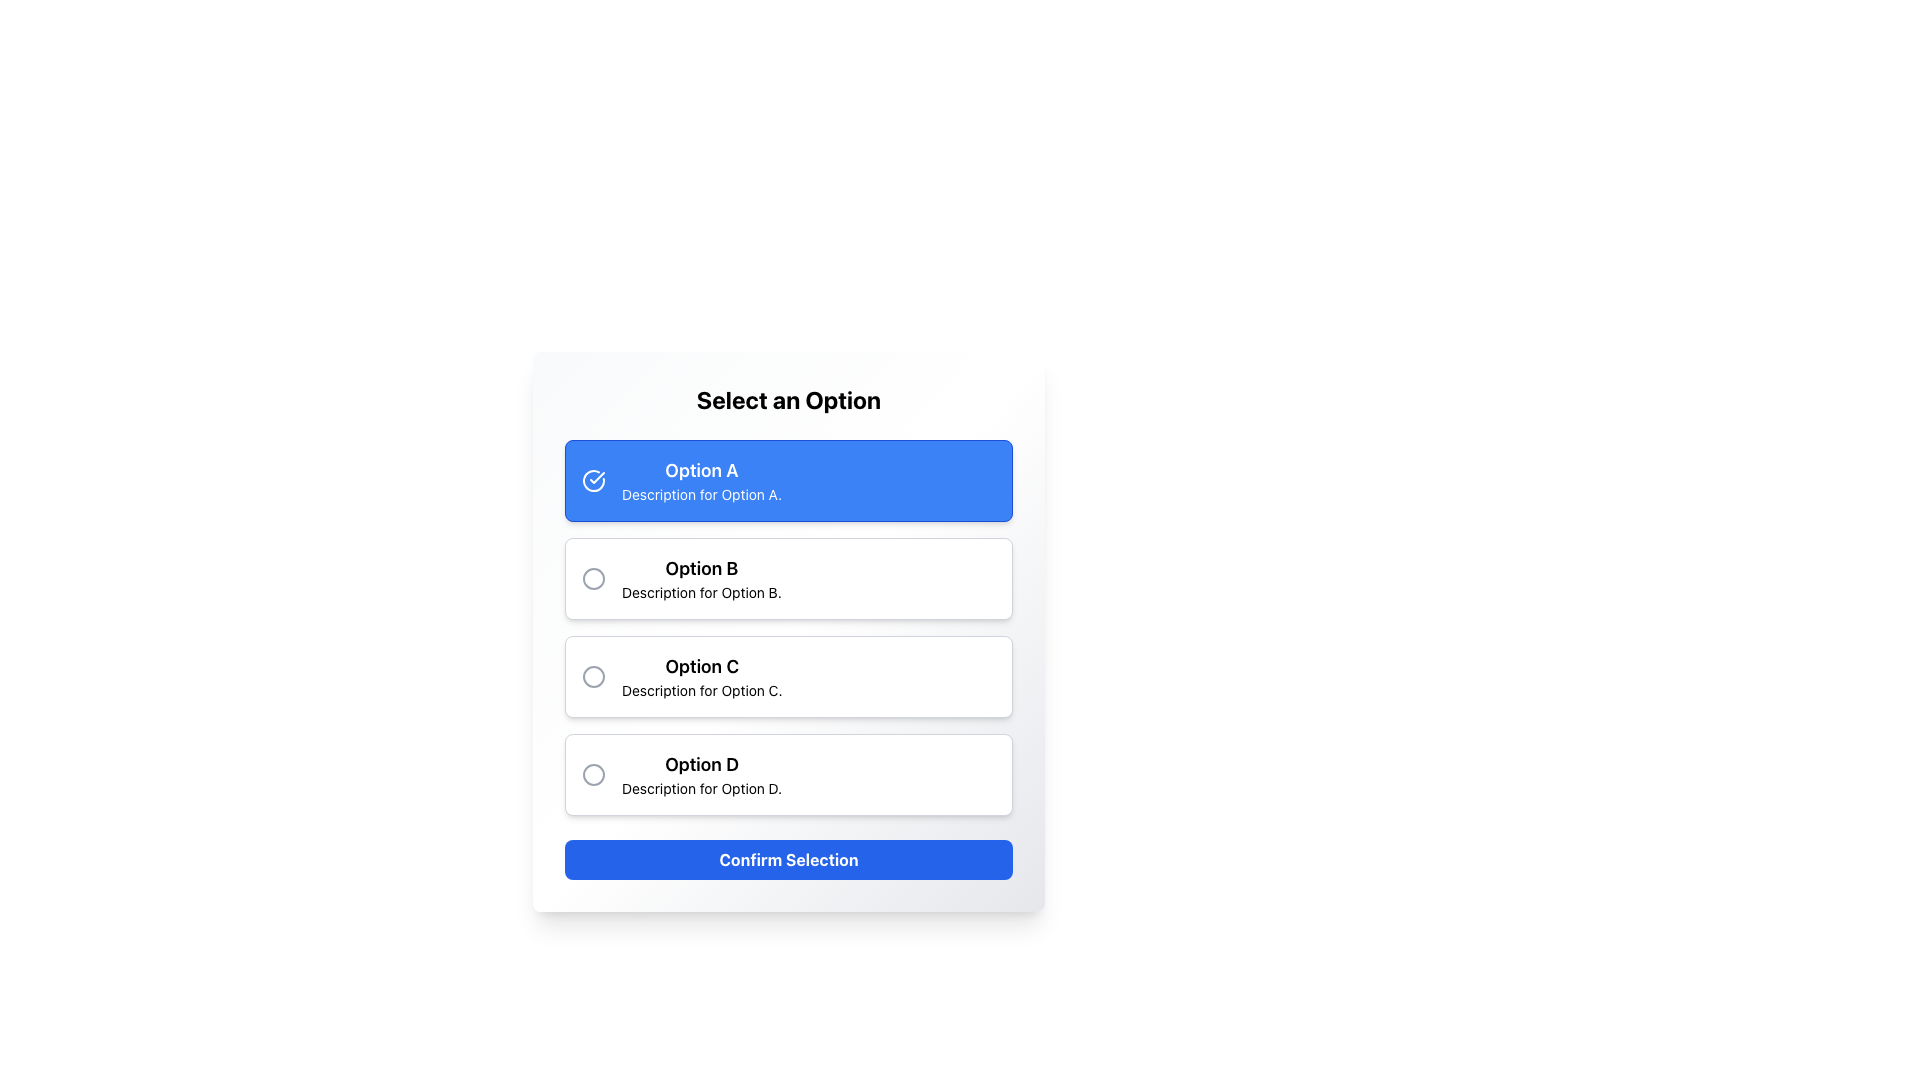 The height and width of the screenshot is (1080, 1920). I want to click on the Text block providing additional information for 'Option C', which is located directly below the title of 'Option C' in the list of options, so click(702, 689).